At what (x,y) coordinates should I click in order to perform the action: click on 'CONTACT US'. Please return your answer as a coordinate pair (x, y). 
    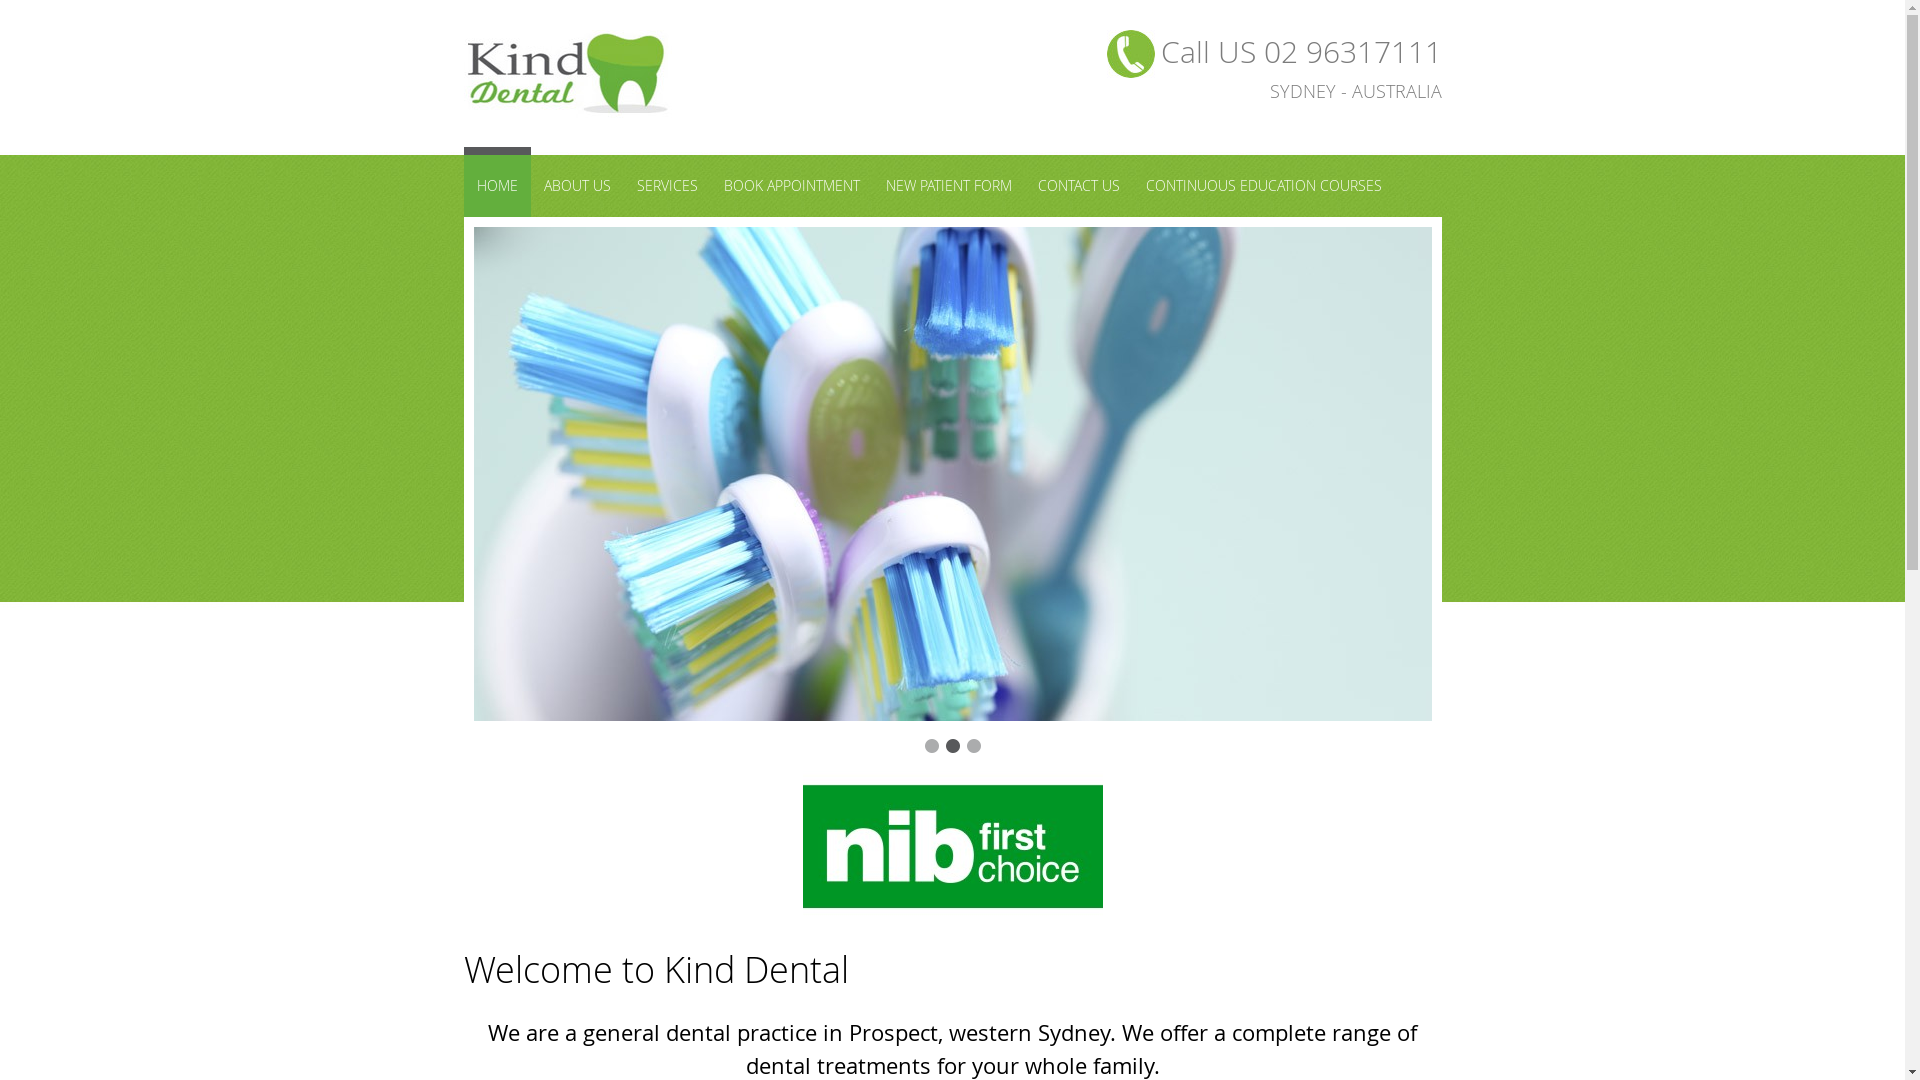
    Looking at the image, I should click on (1077, 185).